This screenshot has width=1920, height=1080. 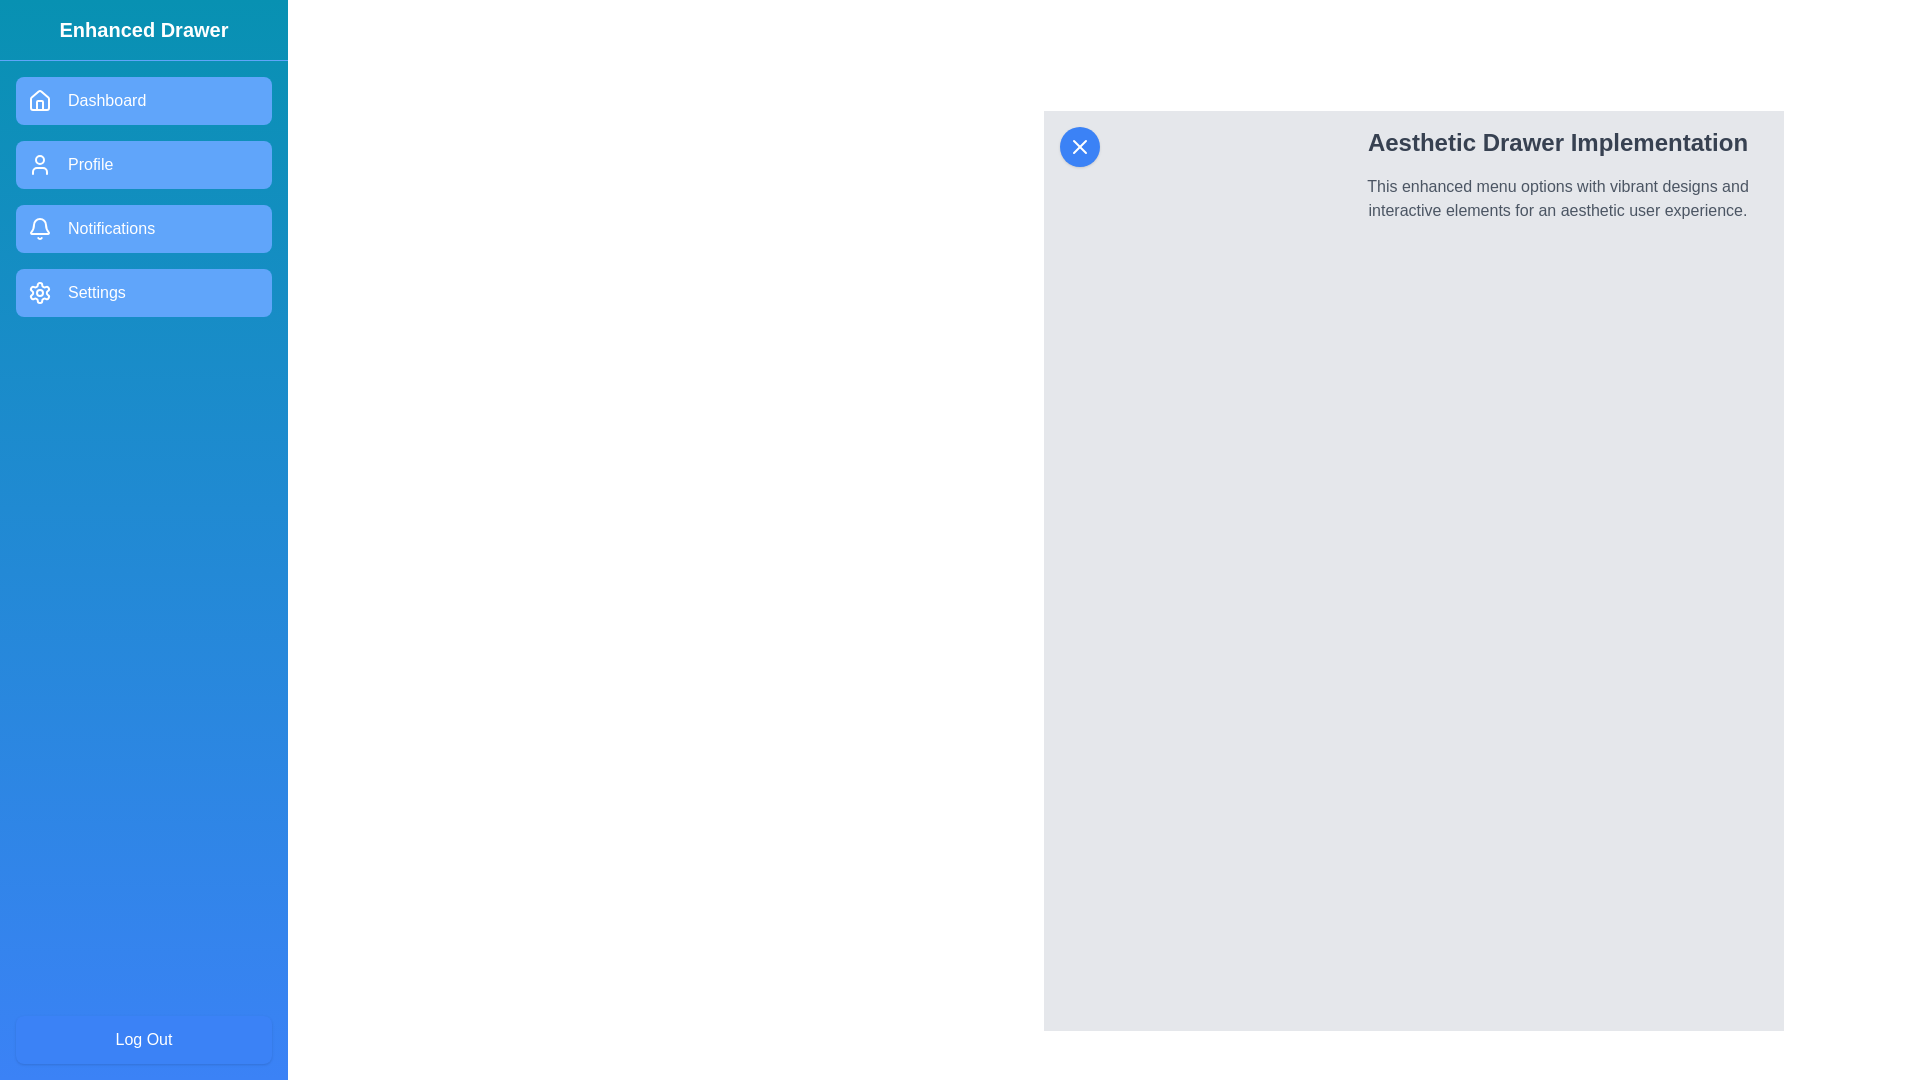 I want to click on the text label displaying 'Dashboard' located in the sidebar menu of the interface, so click(x=106, y=100).